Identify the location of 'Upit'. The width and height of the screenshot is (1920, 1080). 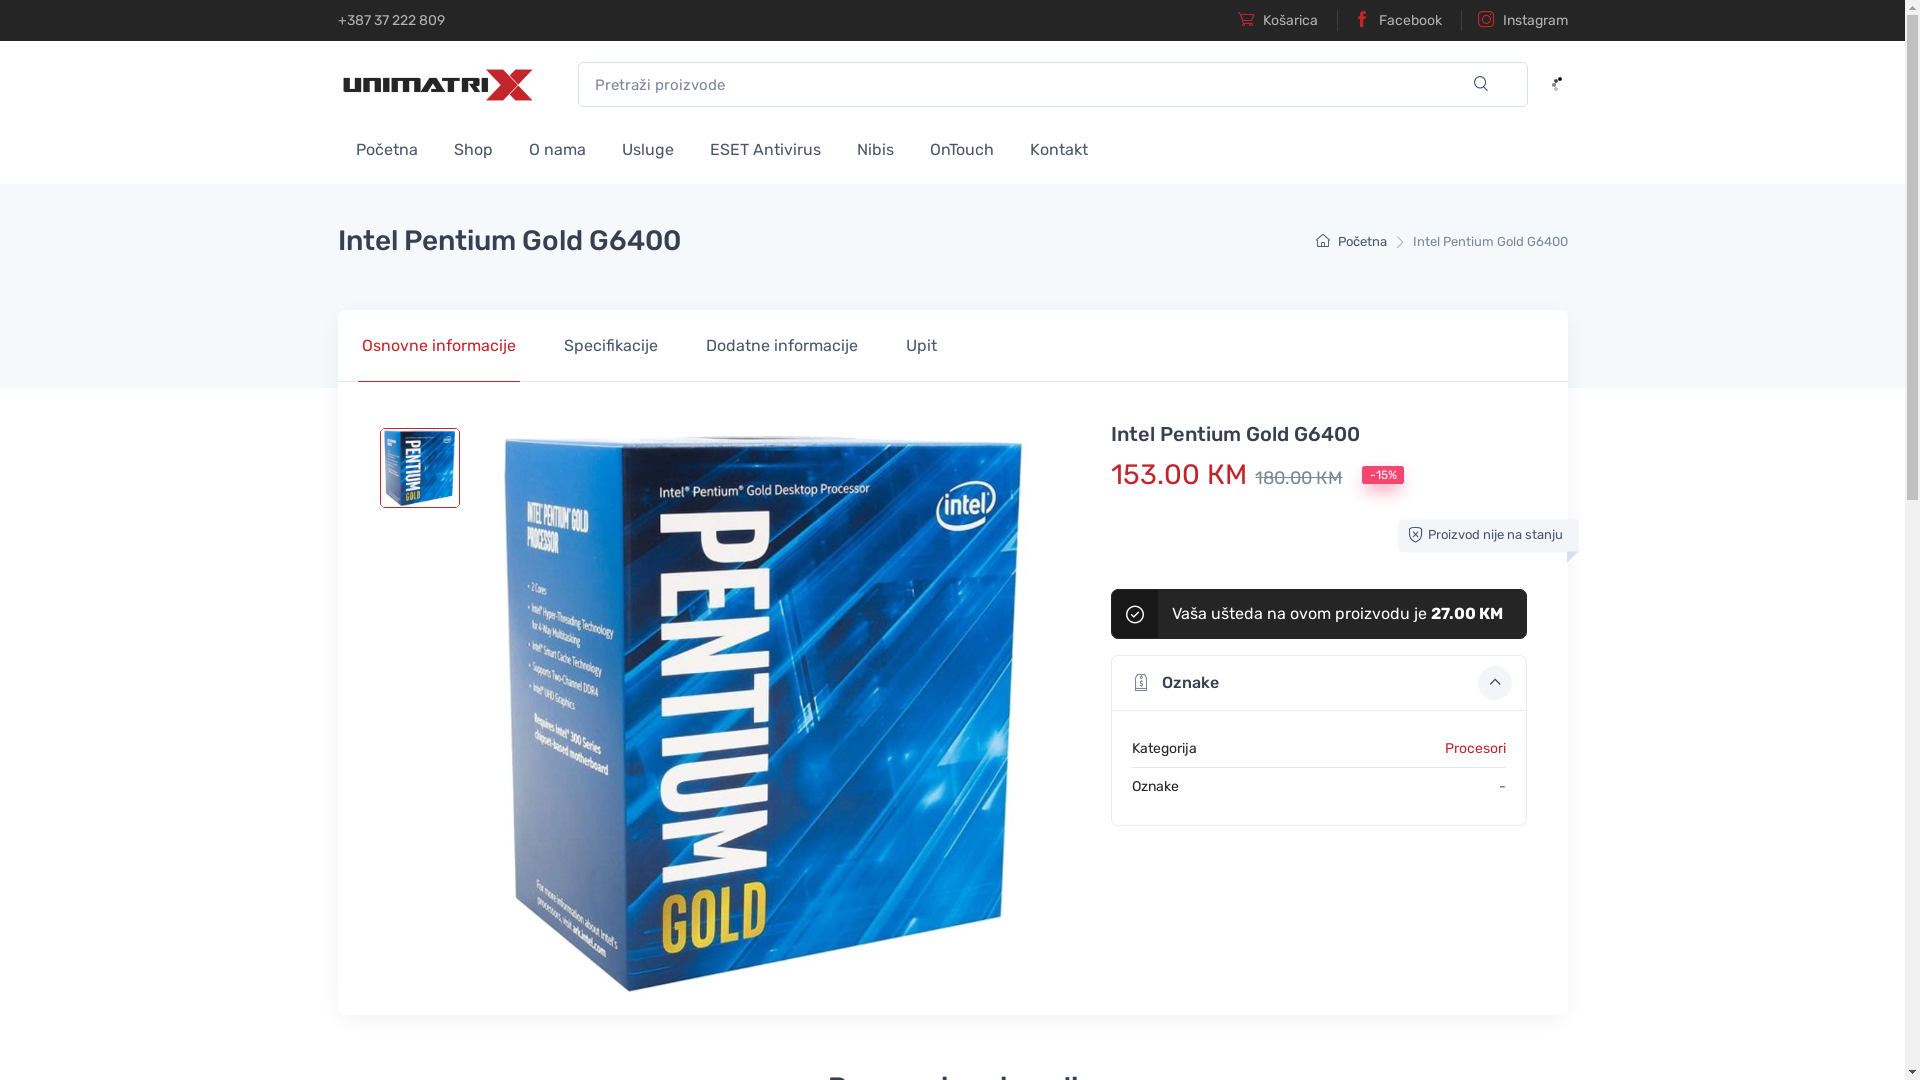
(920, 345).